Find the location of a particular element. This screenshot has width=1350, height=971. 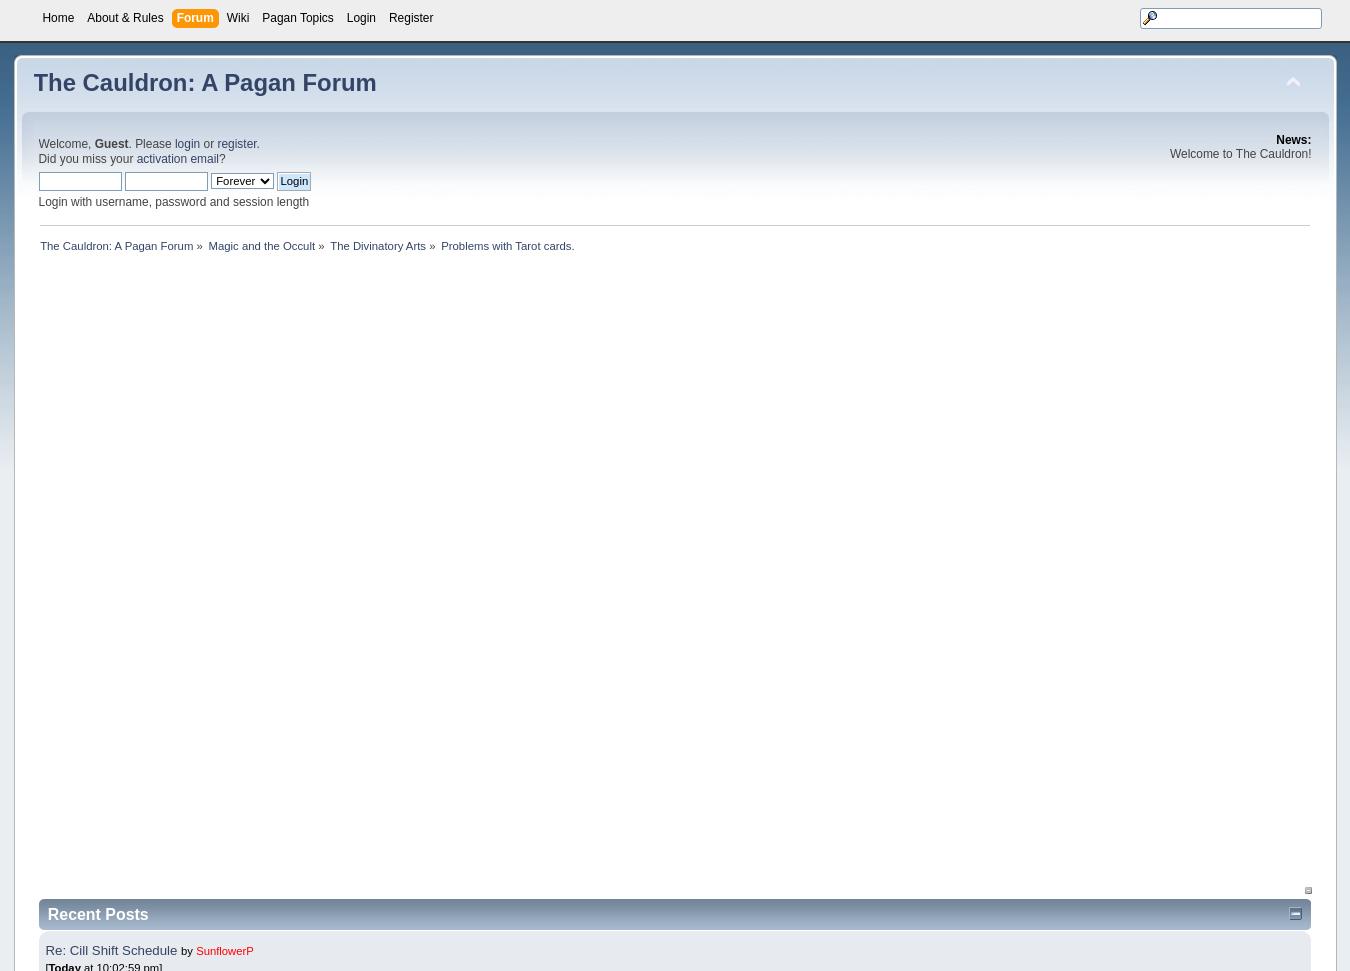

'by' is located at coordinates (181, 949).